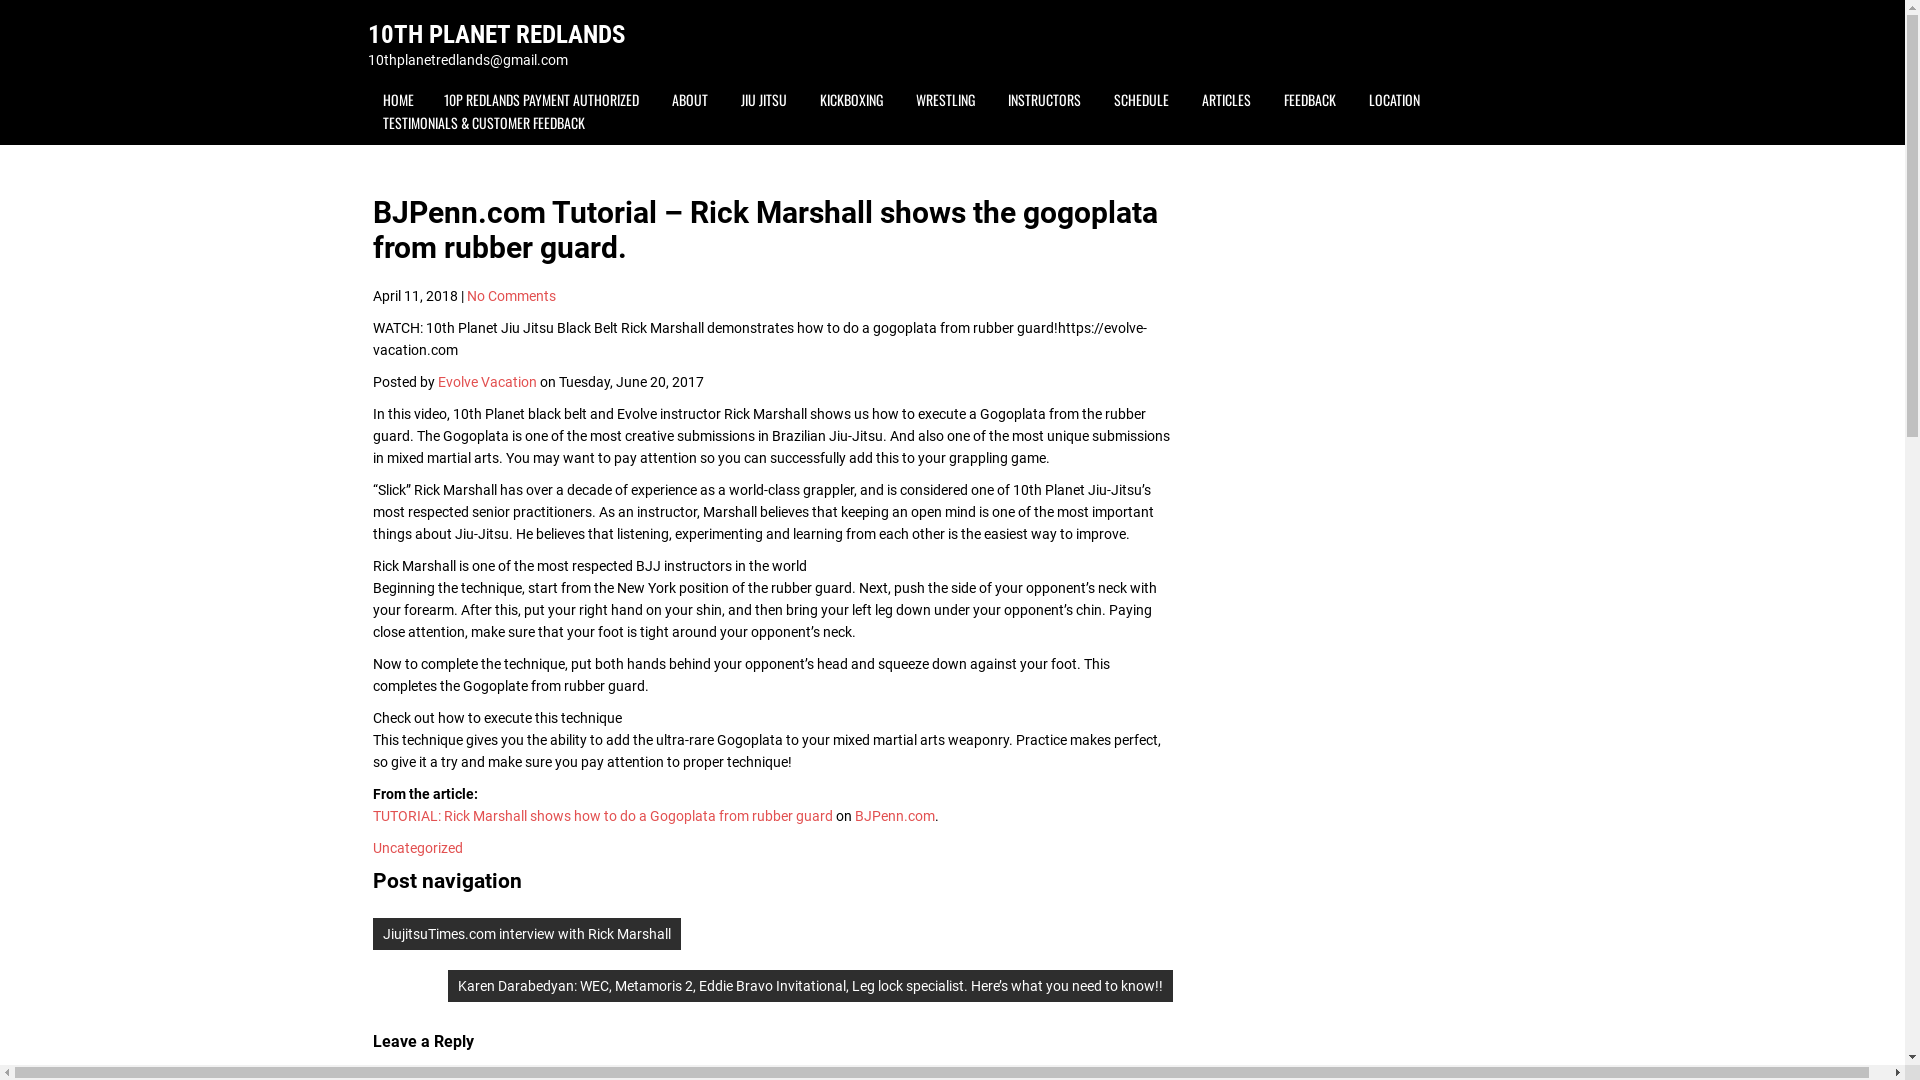 The width and height of the screenshot is (1920, 1080). I want to click on 'JIU JITSU', so click(762, 99).